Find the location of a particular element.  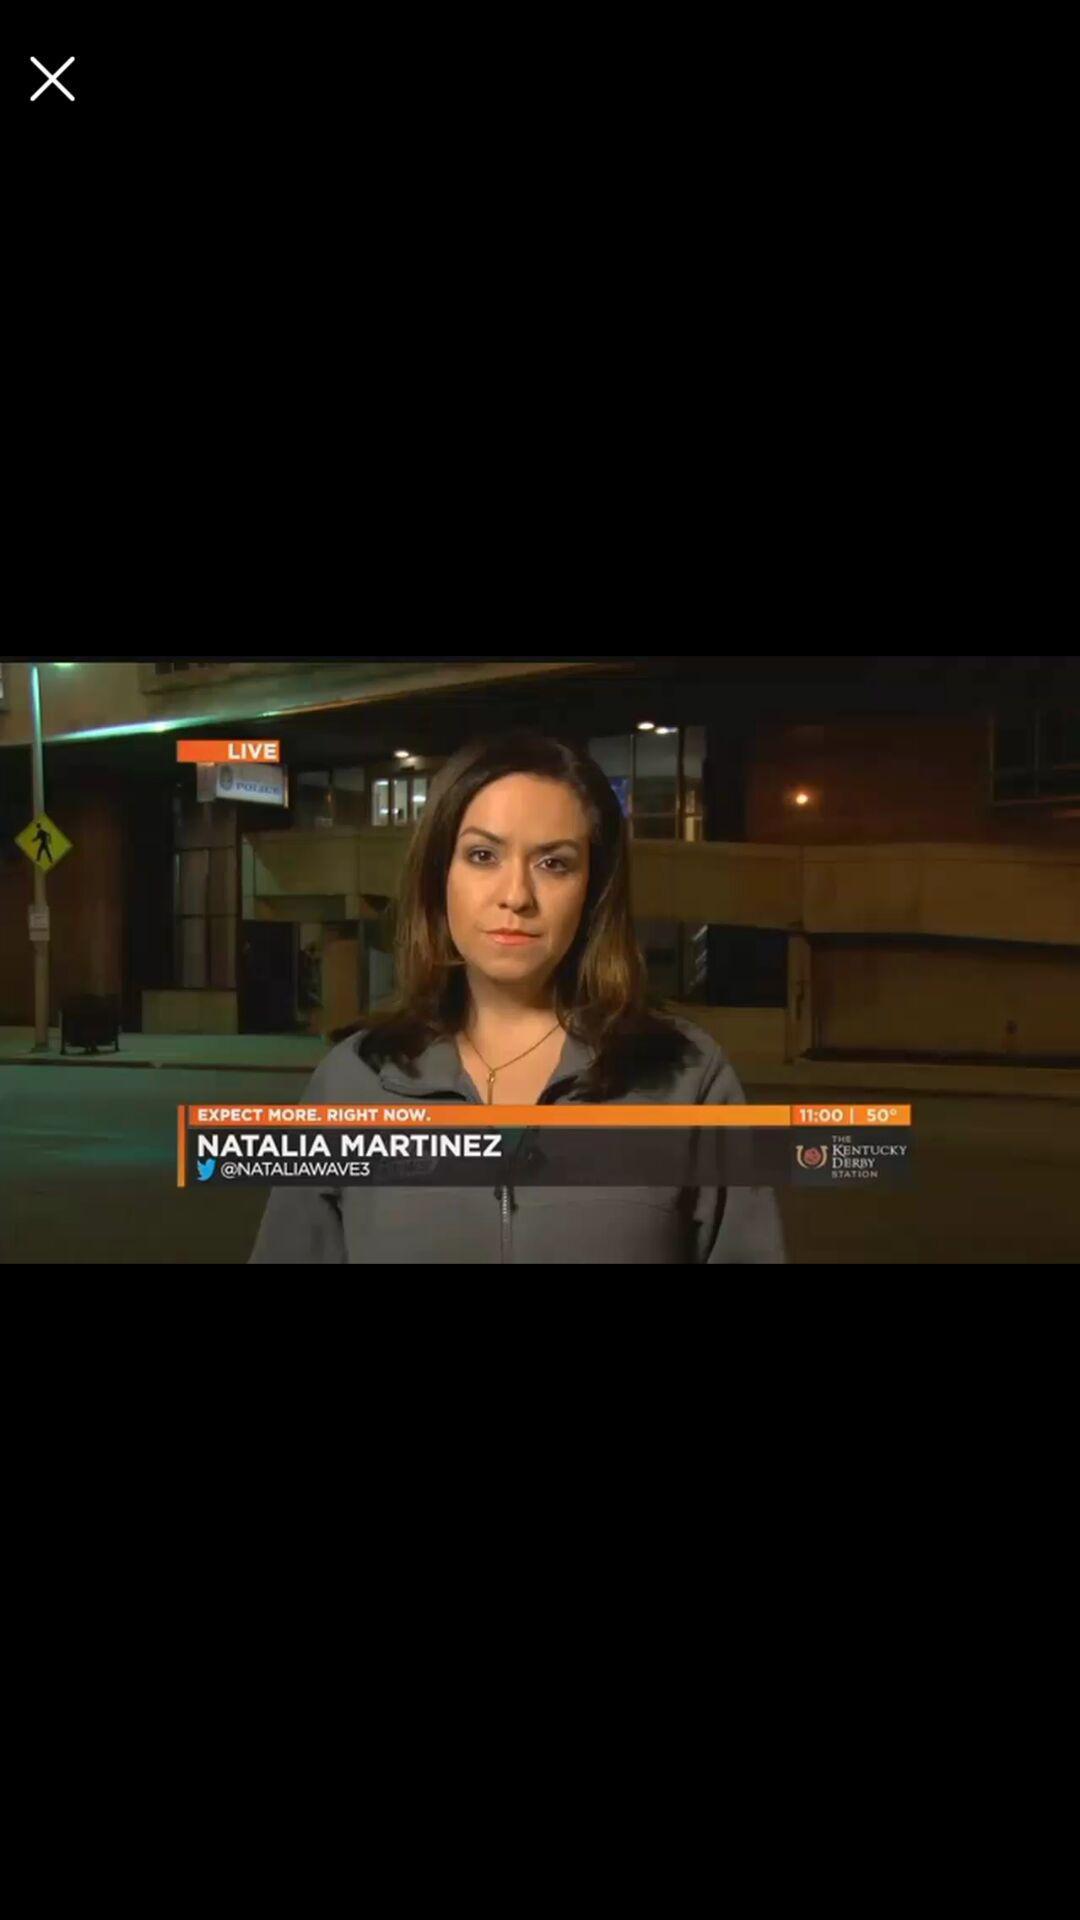

close is located at coordinates (51, 78).